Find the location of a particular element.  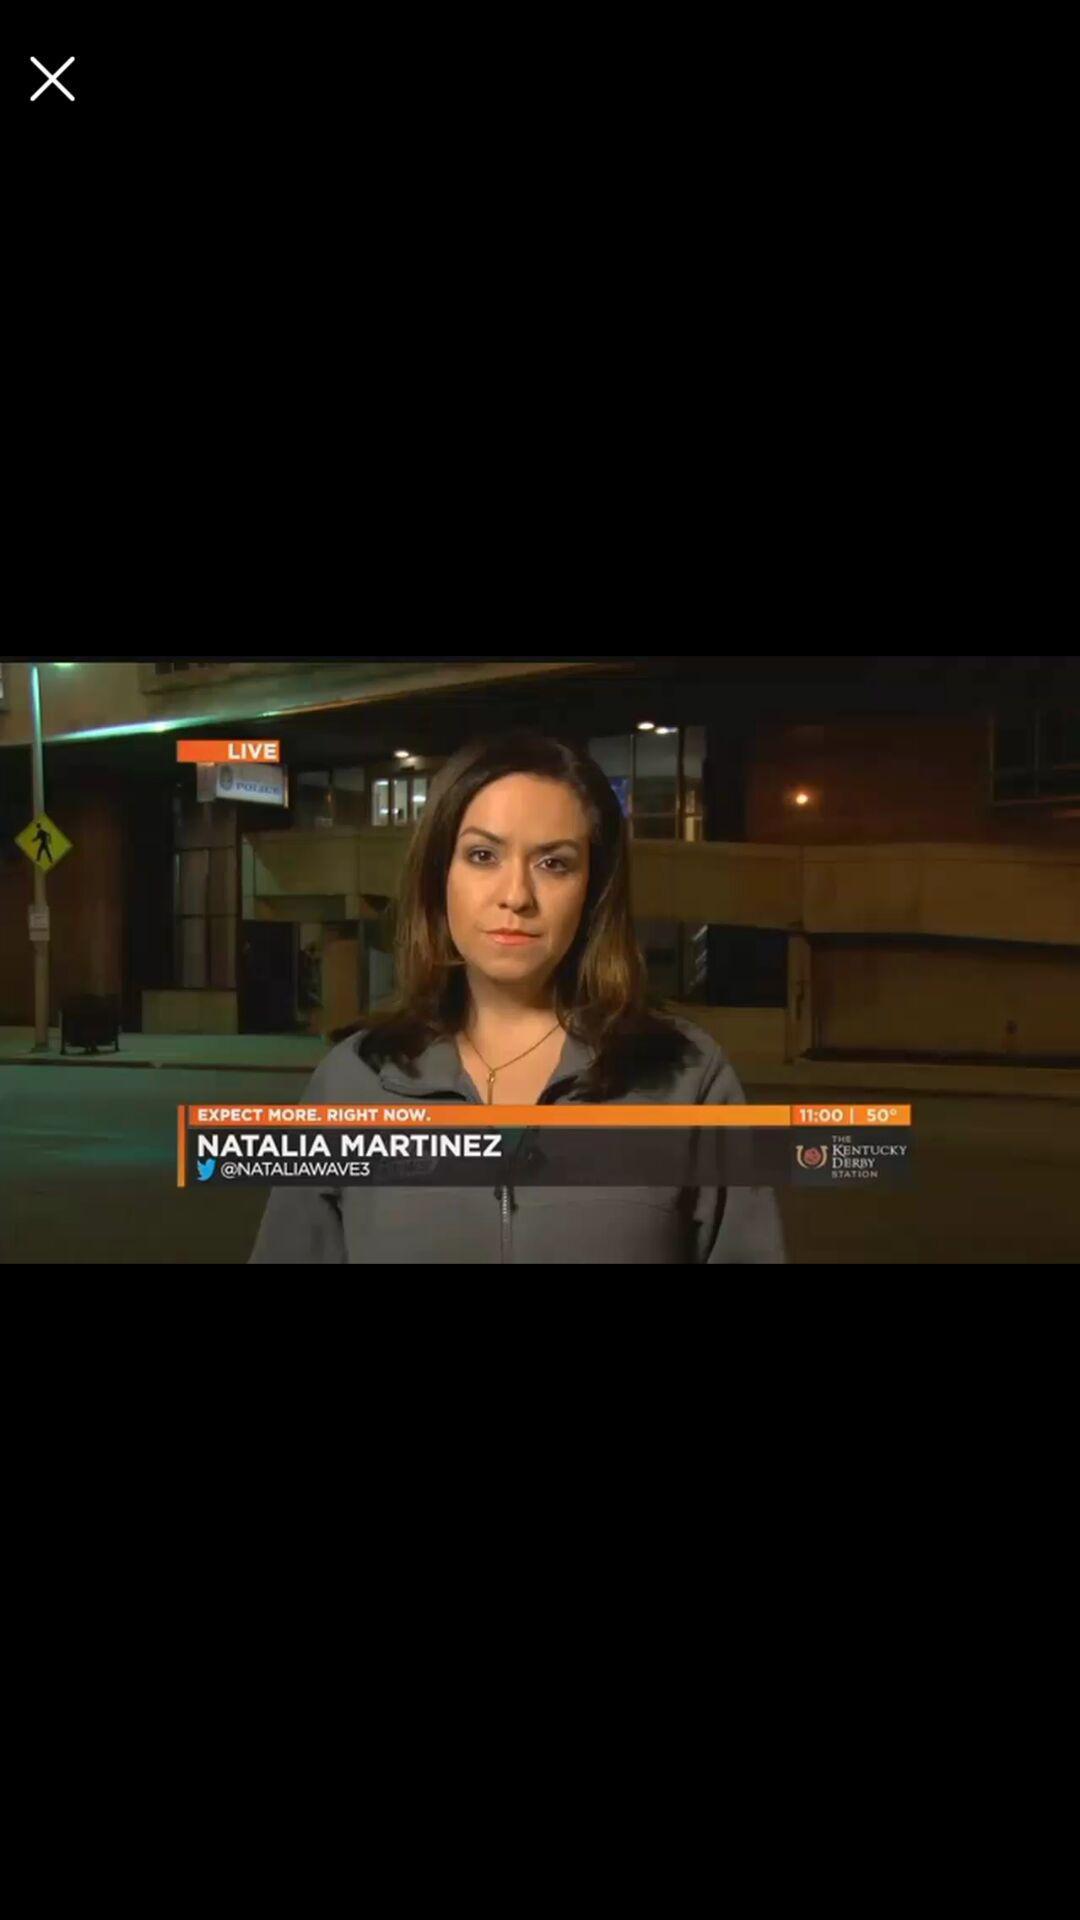

close is located at coordinates (51, 78).